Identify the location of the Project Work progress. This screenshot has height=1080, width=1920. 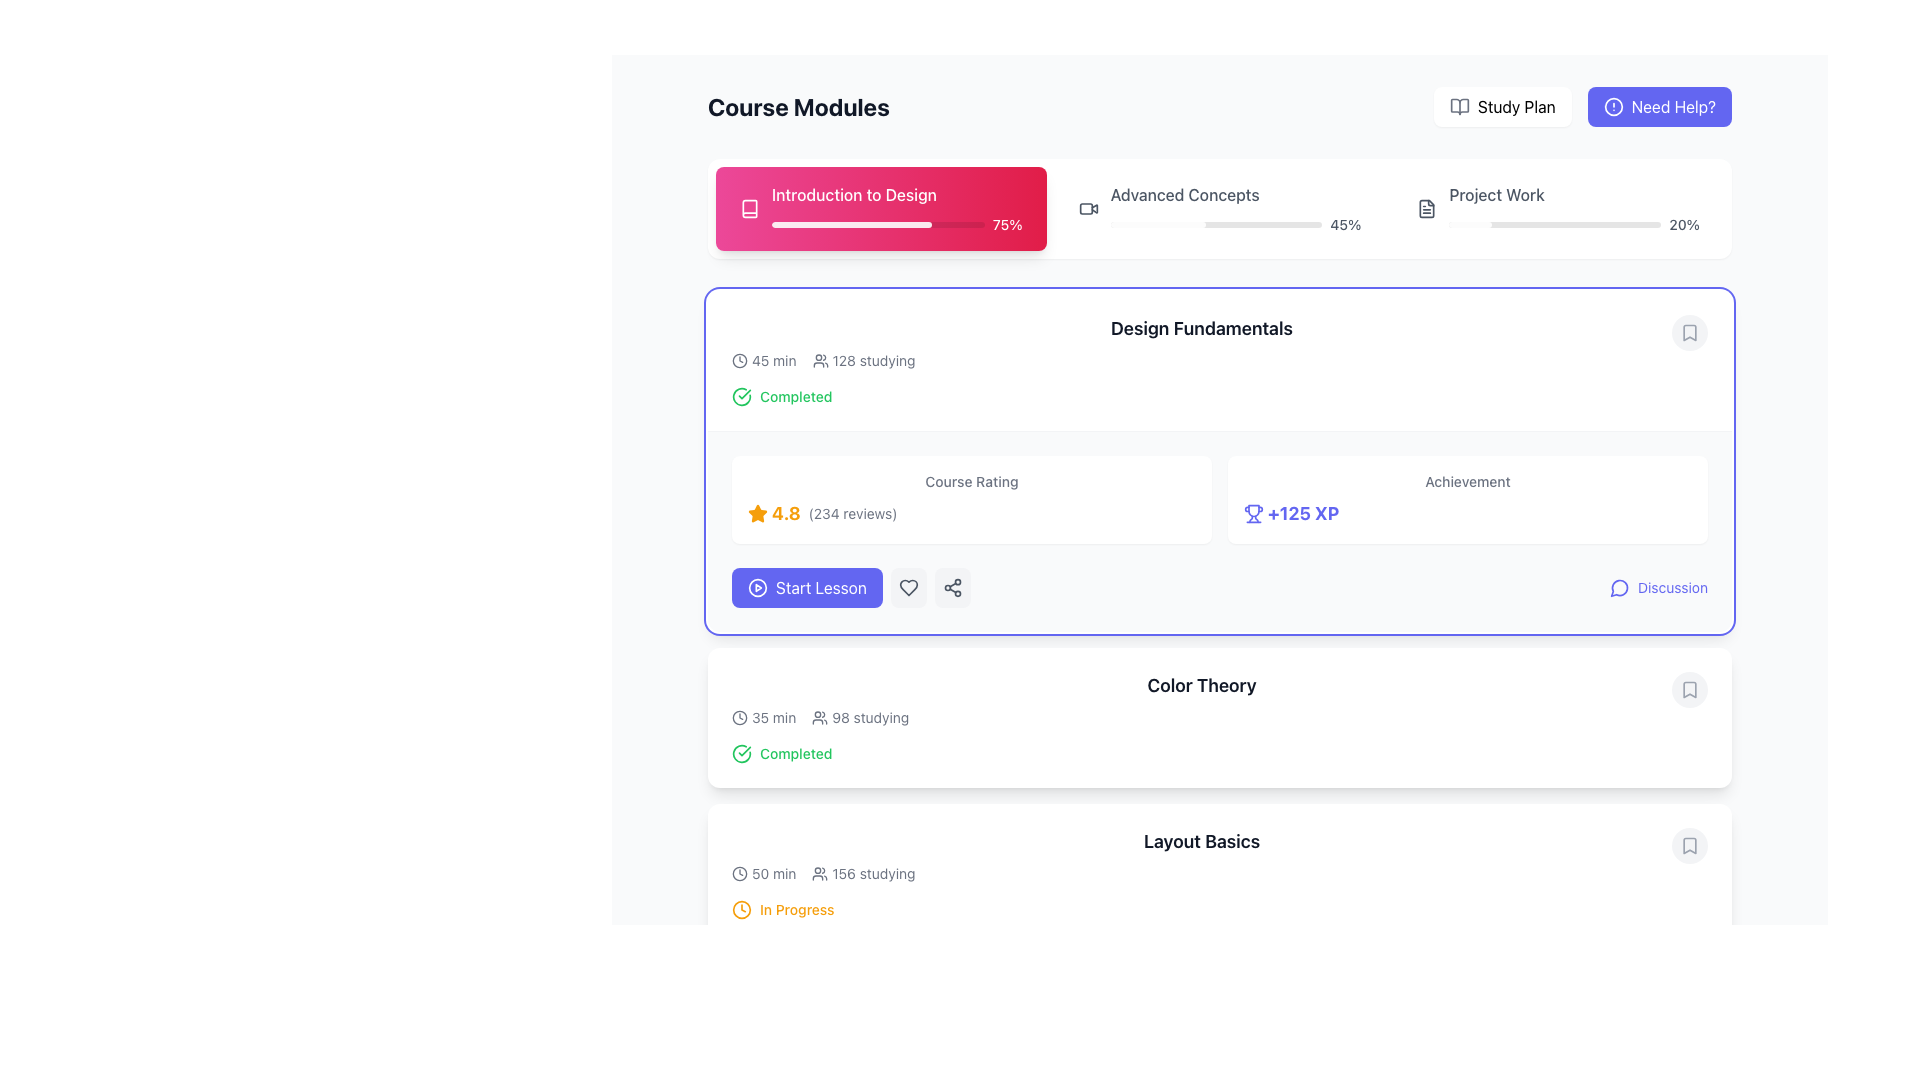
(1606, 224).